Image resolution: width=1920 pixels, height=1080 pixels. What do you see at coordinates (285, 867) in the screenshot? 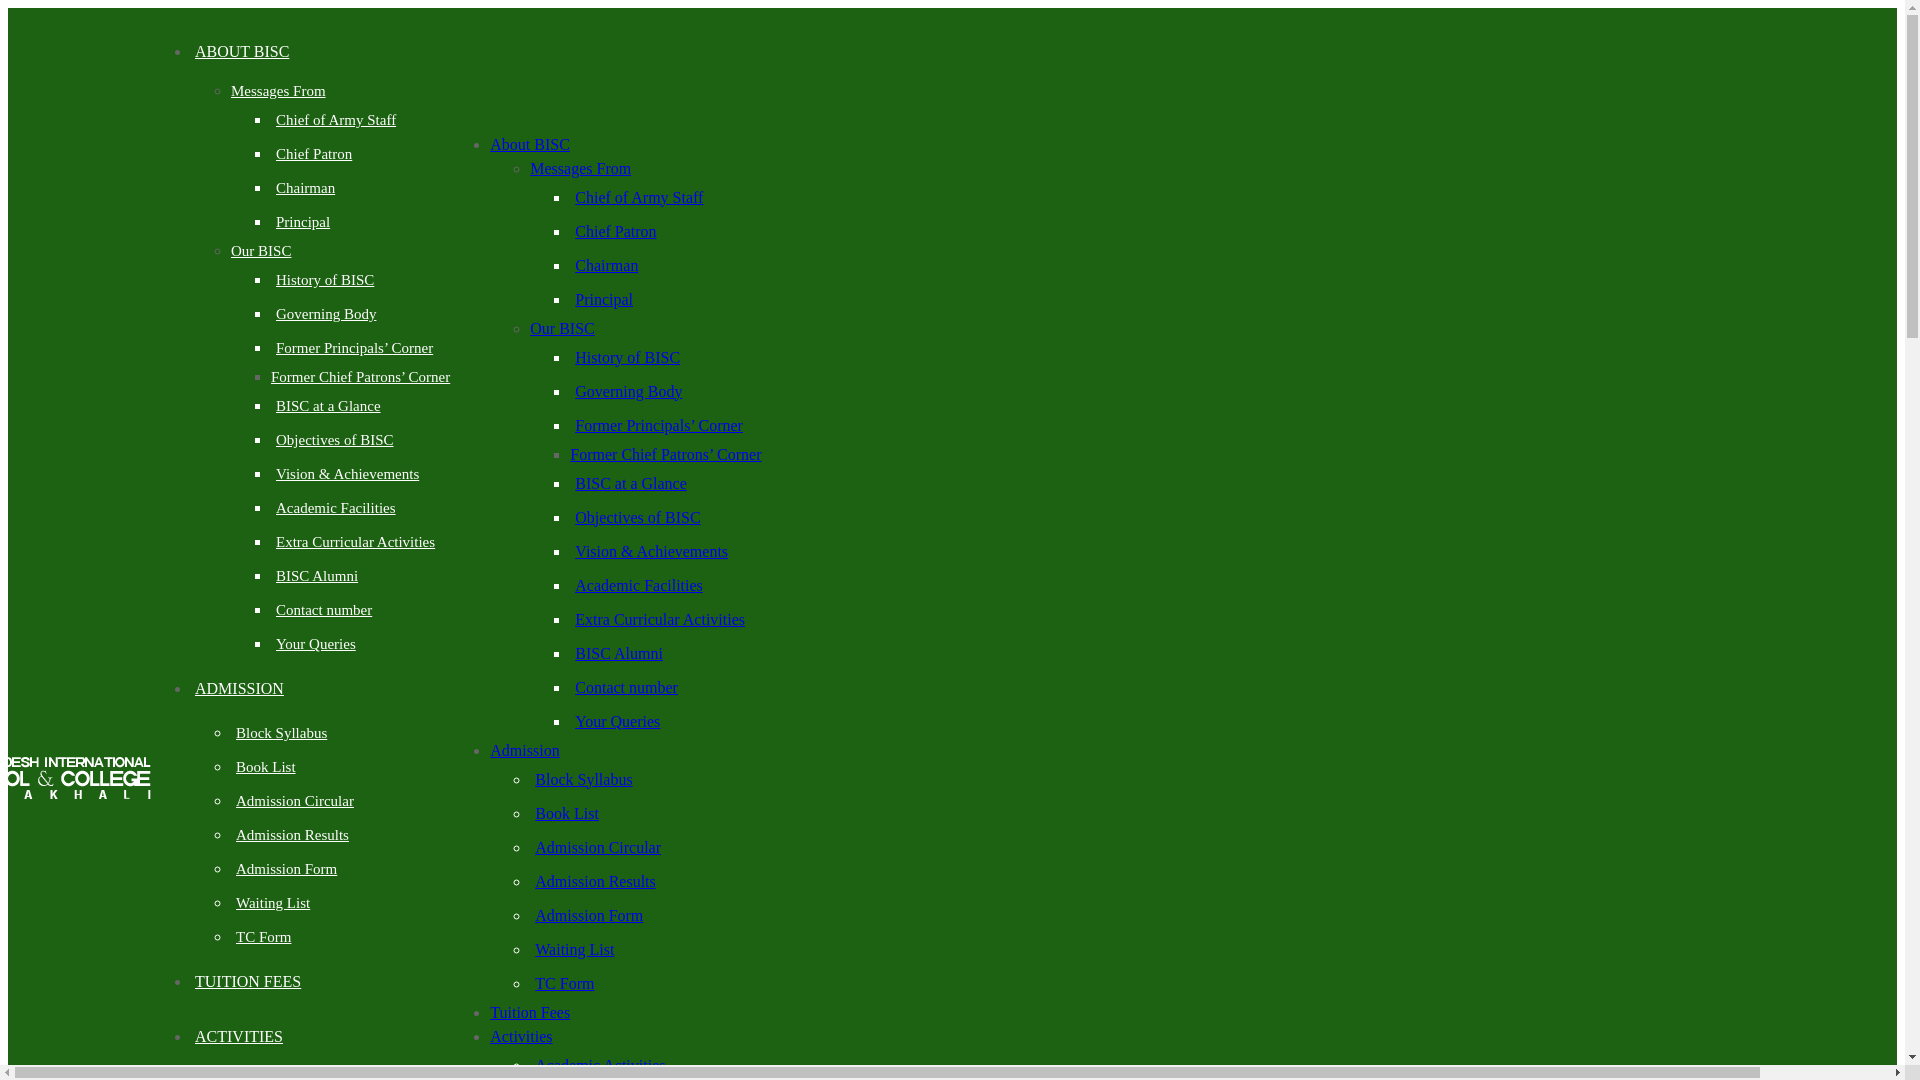
I see `'Admission Form'` at bounding box center [285, 867].